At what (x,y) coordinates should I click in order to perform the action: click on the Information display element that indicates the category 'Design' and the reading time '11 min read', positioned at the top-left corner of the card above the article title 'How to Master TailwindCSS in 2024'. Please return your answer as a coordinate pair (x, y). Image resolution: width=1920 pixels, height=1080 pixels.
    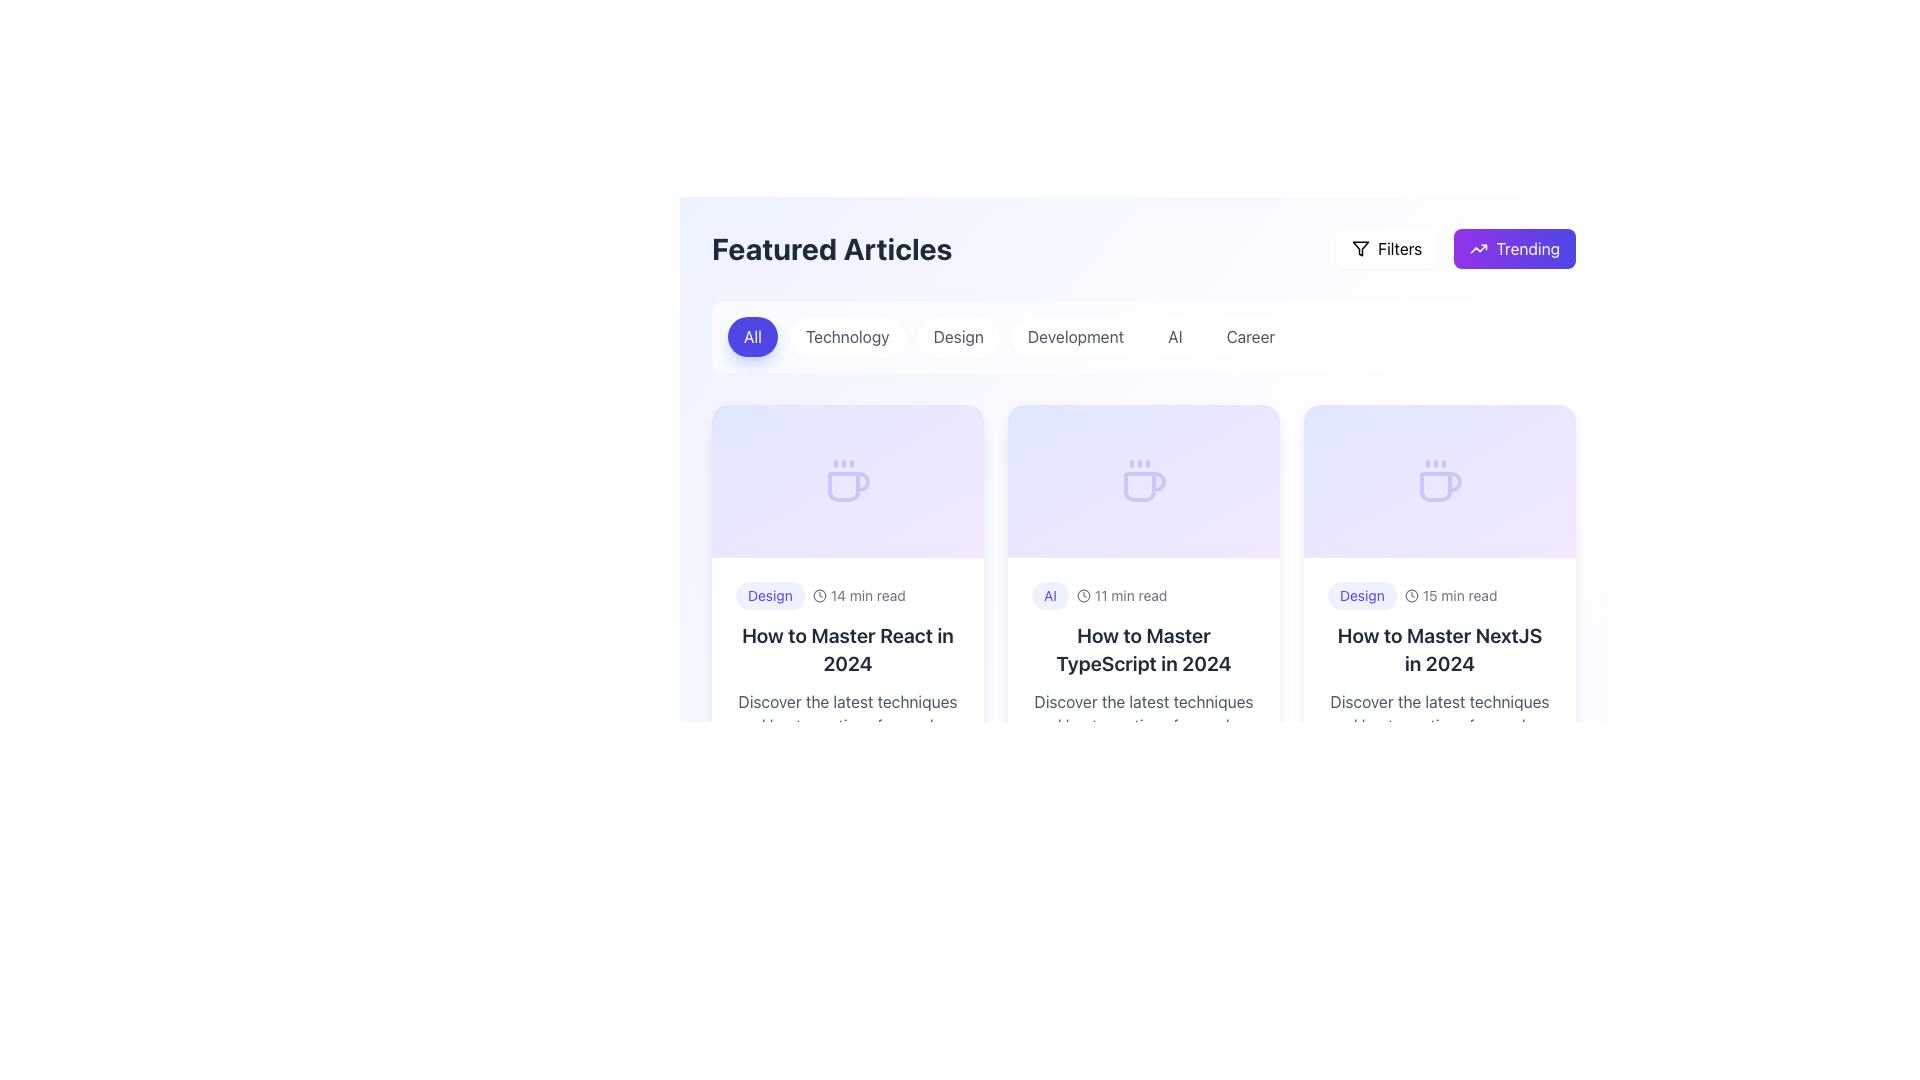
    Looking at the image, I should click on (848, 1026).